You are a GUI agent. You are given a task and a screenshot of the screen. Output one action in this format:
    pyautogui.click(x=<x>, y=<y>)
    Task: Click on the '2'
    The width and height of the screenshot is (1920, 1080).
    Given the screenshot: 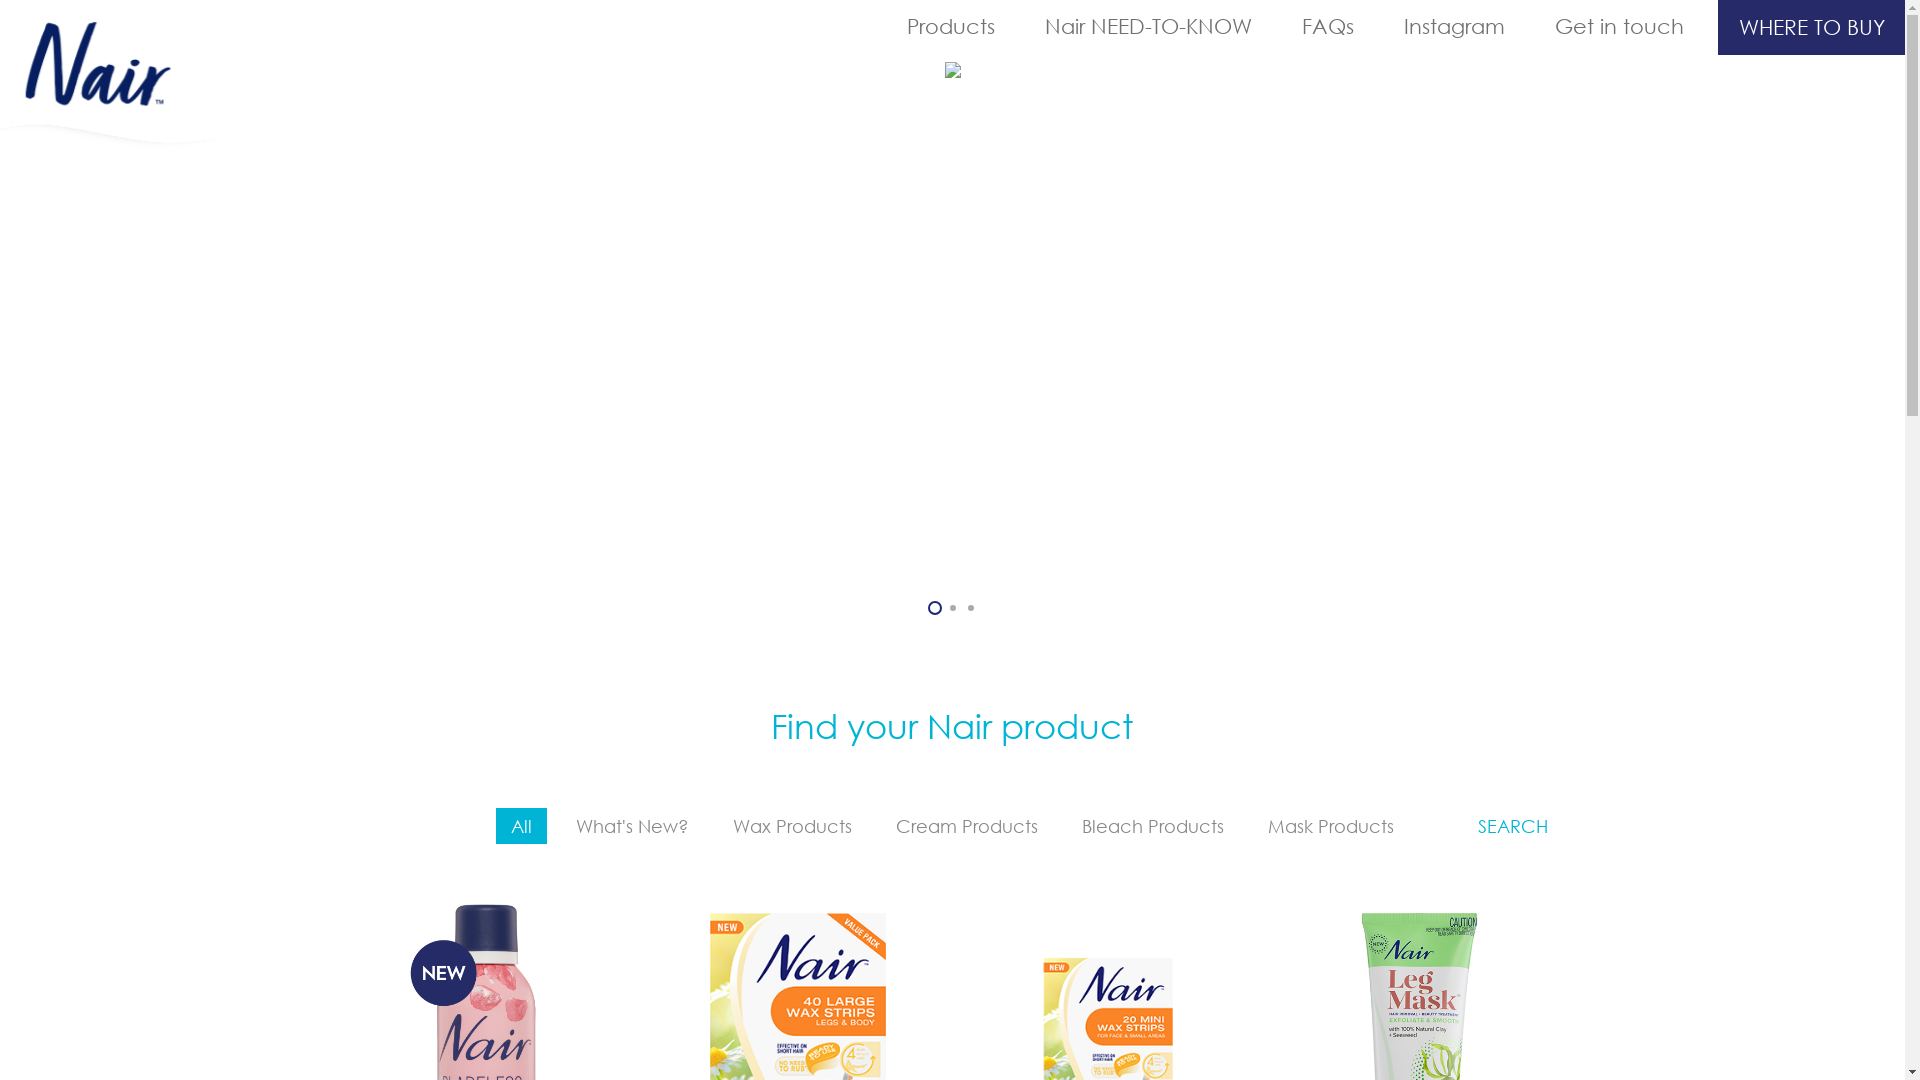 What is the action you would take?
    pyautogui.click(x=952, y=607)
    